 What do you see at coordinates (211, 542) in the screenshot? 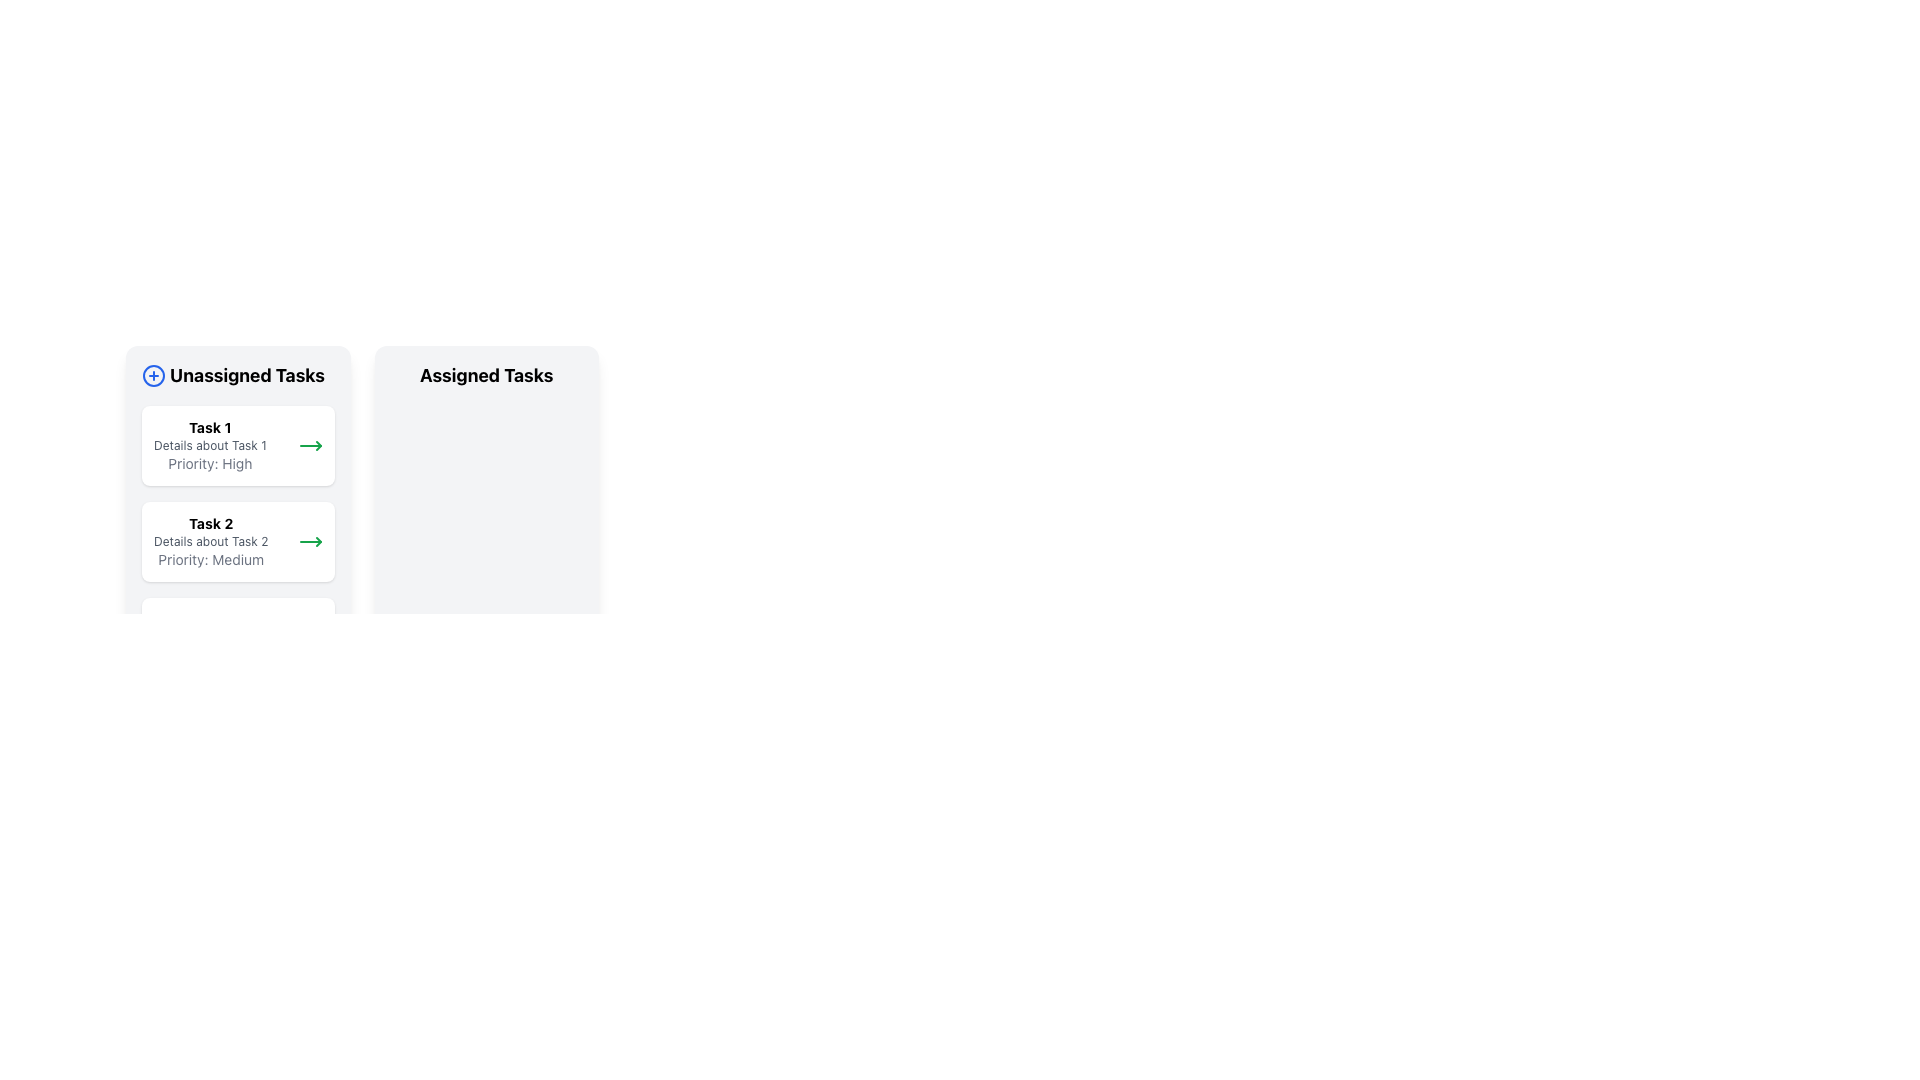
I see `descriptive text located below the title 'Task 2' and above the priority text 'Priority: Medium' in the task's card within the 'Unassigned Tasks' section` at bounding box center [211, 542].